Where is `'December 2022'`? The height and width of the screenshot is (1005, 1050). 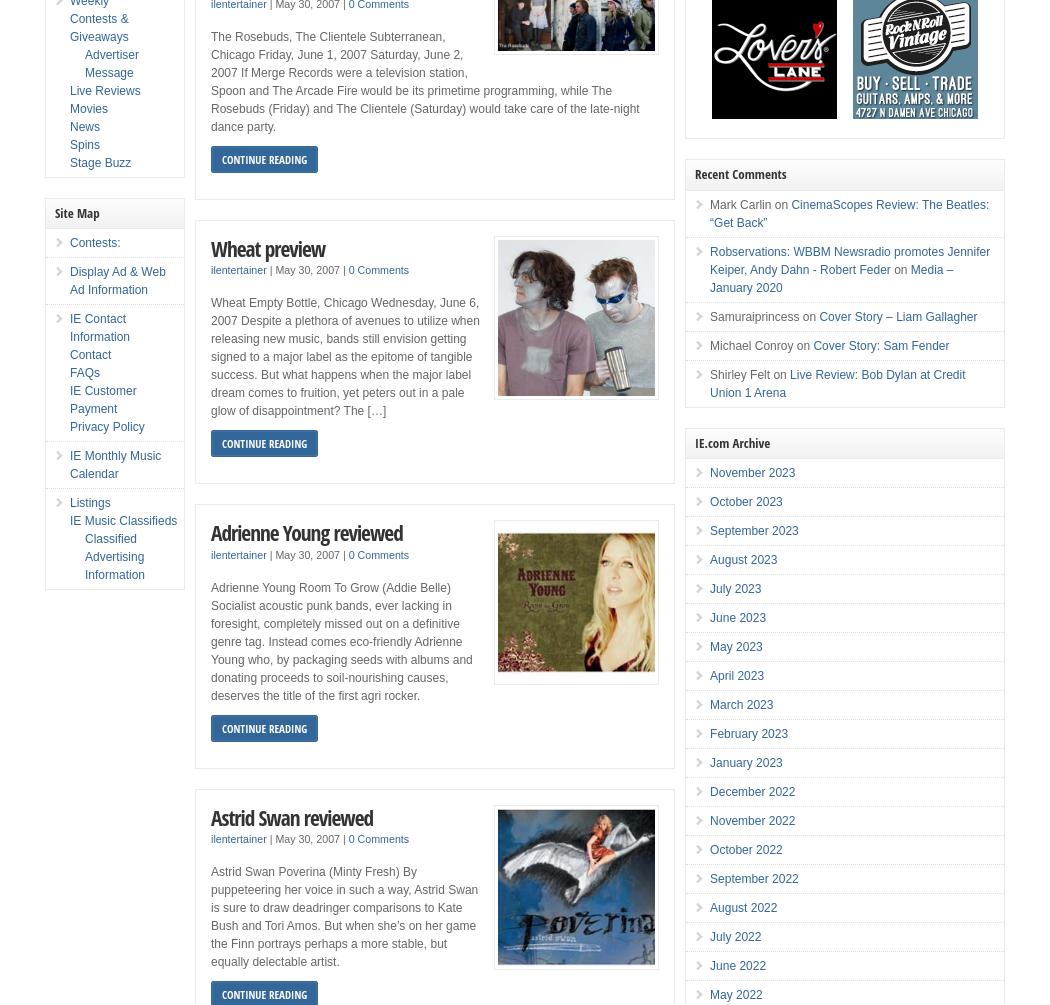
'December 2022' is located at coordinates (752, 792).